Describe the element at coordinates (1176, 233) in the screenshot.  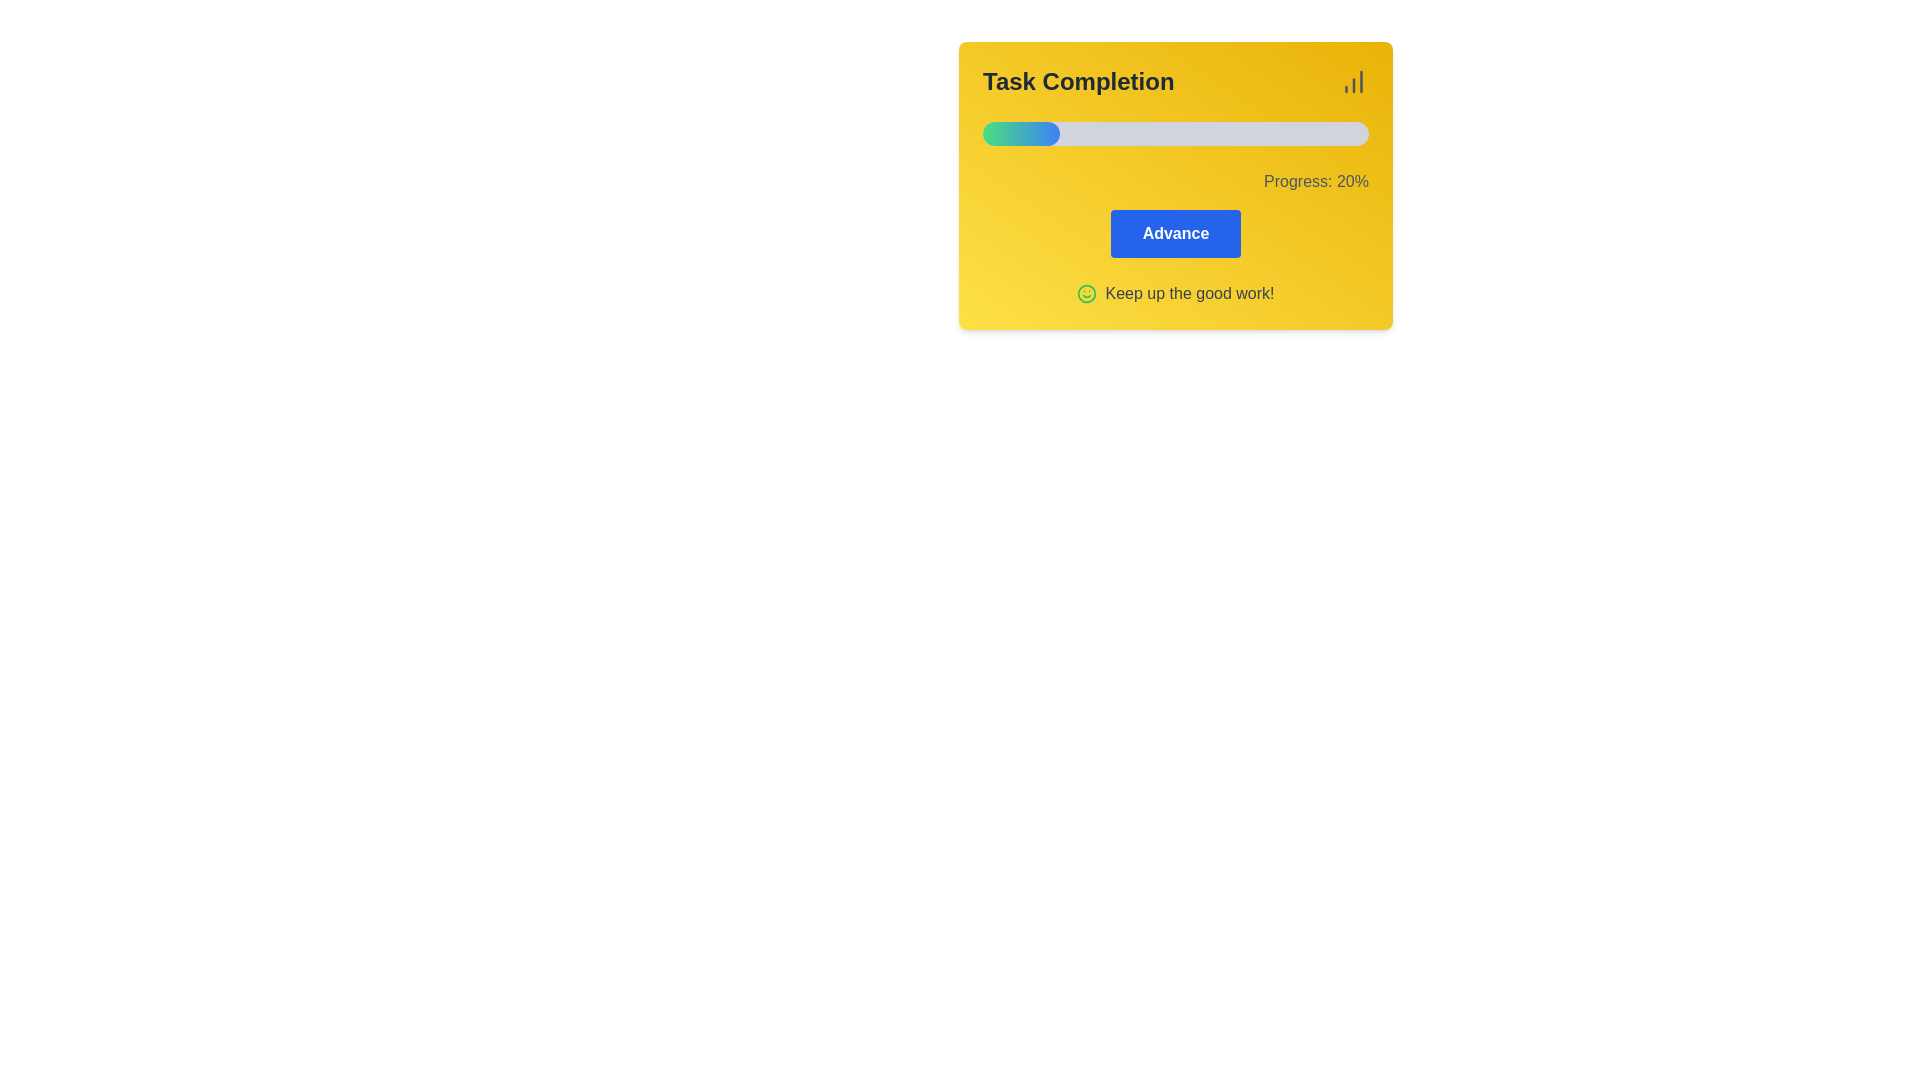
I see `the button located beneath the progress bar displaying 'Progress: 20%'` at that location.